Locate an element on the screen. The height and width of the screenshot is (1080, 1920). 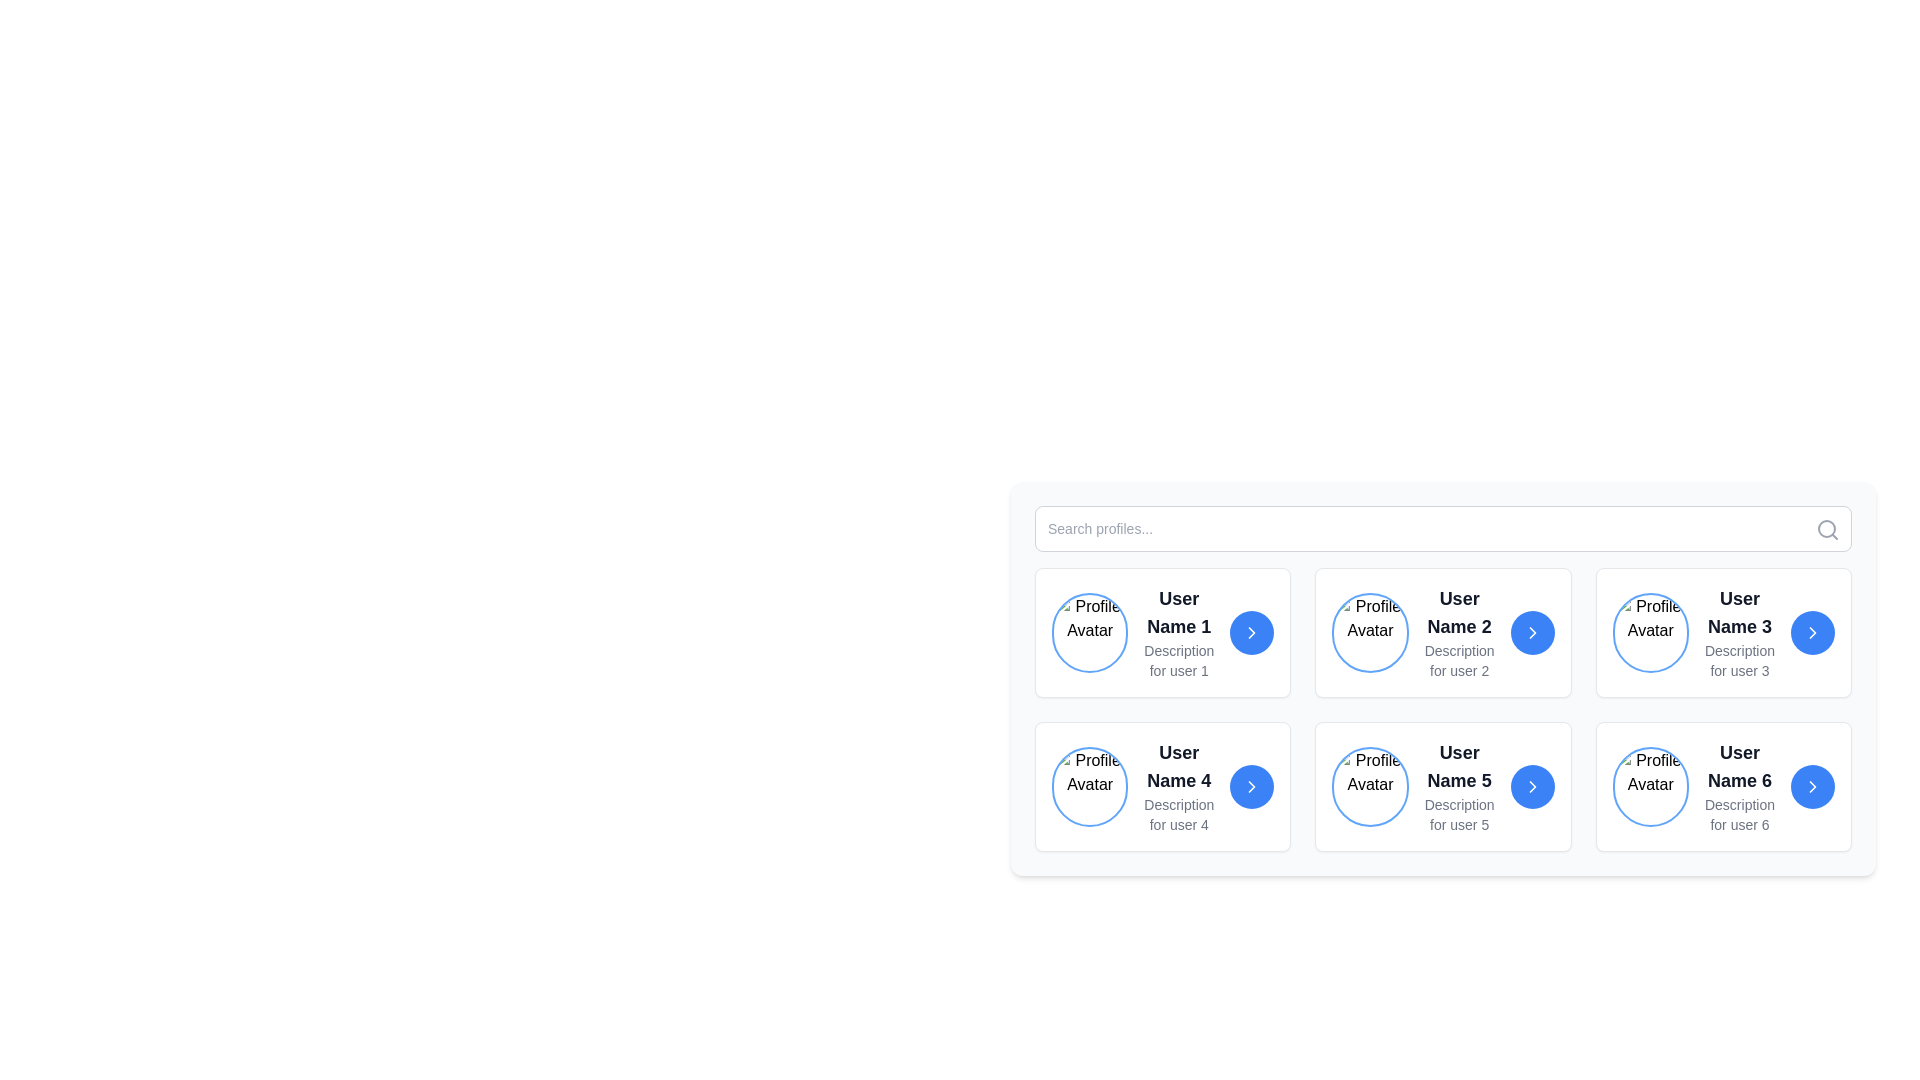
user information text displayed for User 2, located within a card layout, positioned between the profile picture and a blue circular arrow icon is located at coordinates (1459, 632).